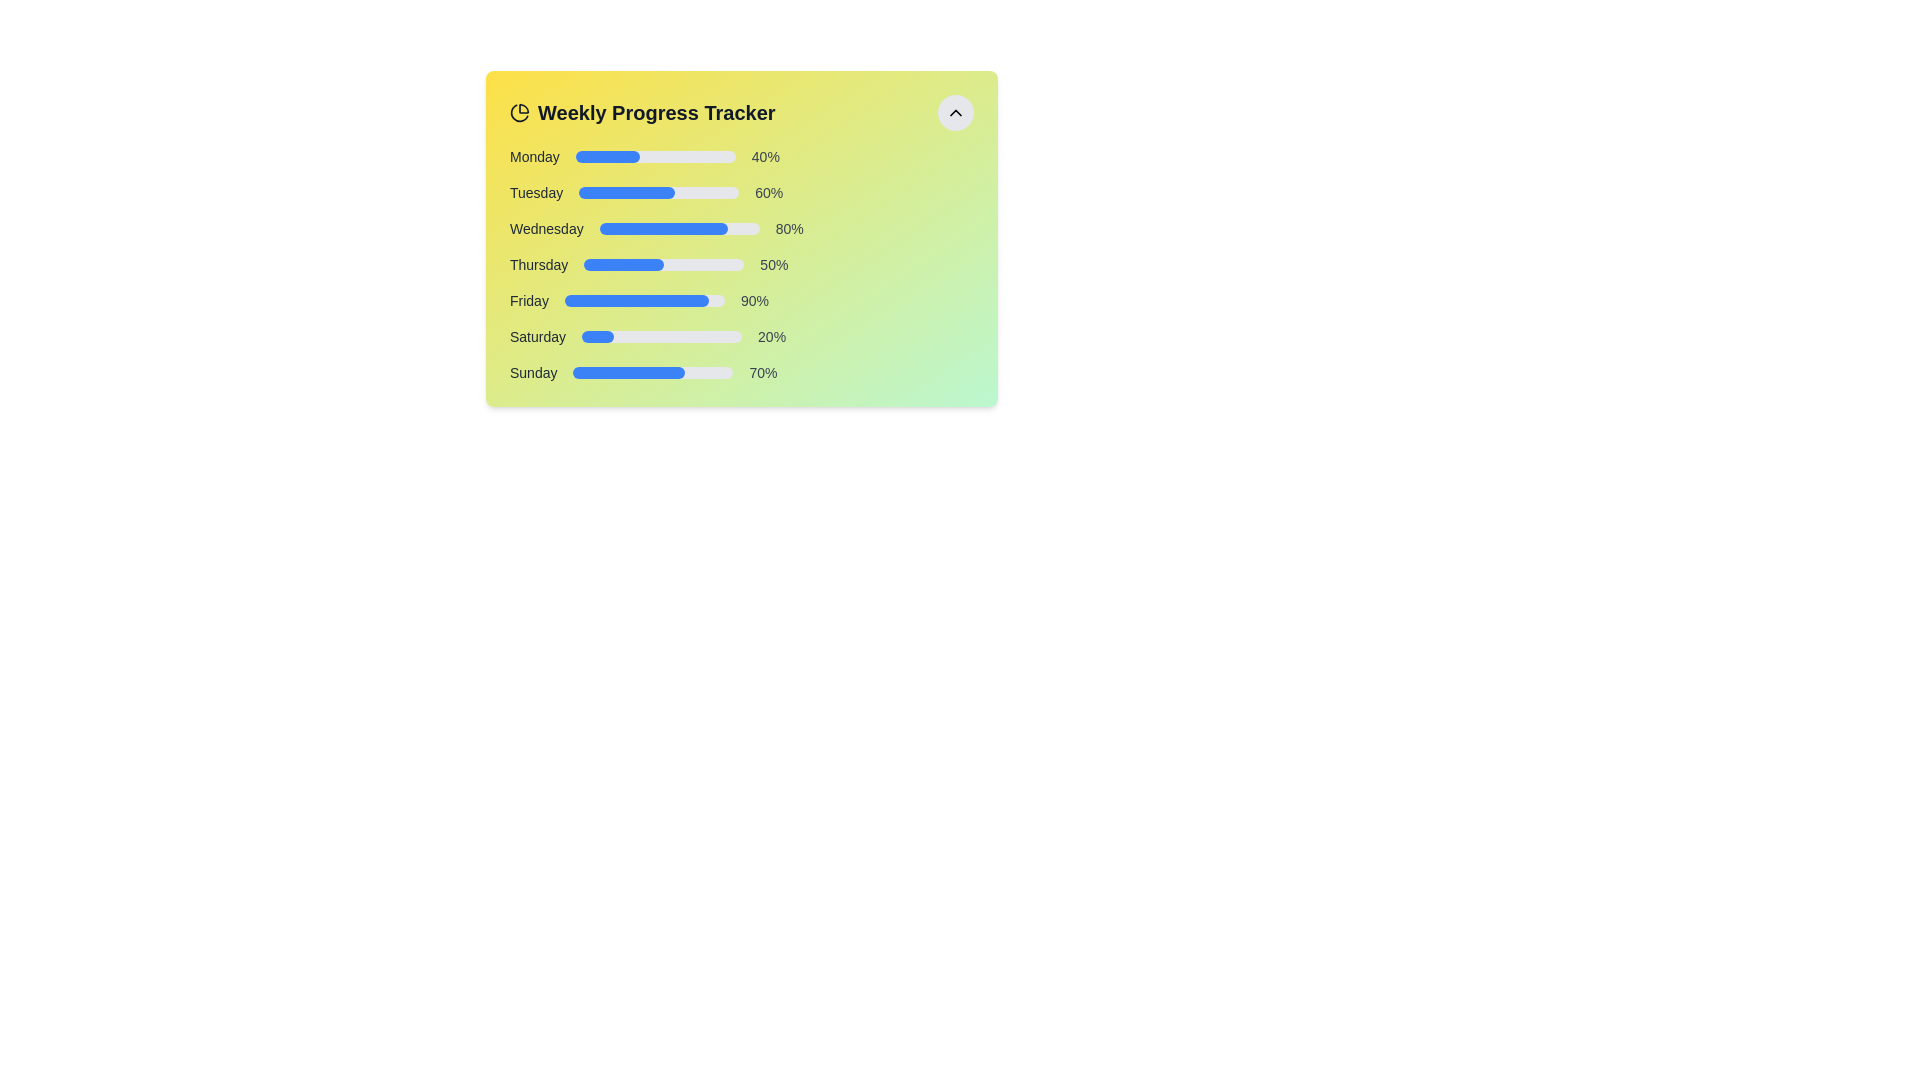 The width and height of the screenshot is (1920, 1080). I want to click on the labeled progress bar for 'Thursday', which has a blue progress indicator showing 50%, so click(741, 264).